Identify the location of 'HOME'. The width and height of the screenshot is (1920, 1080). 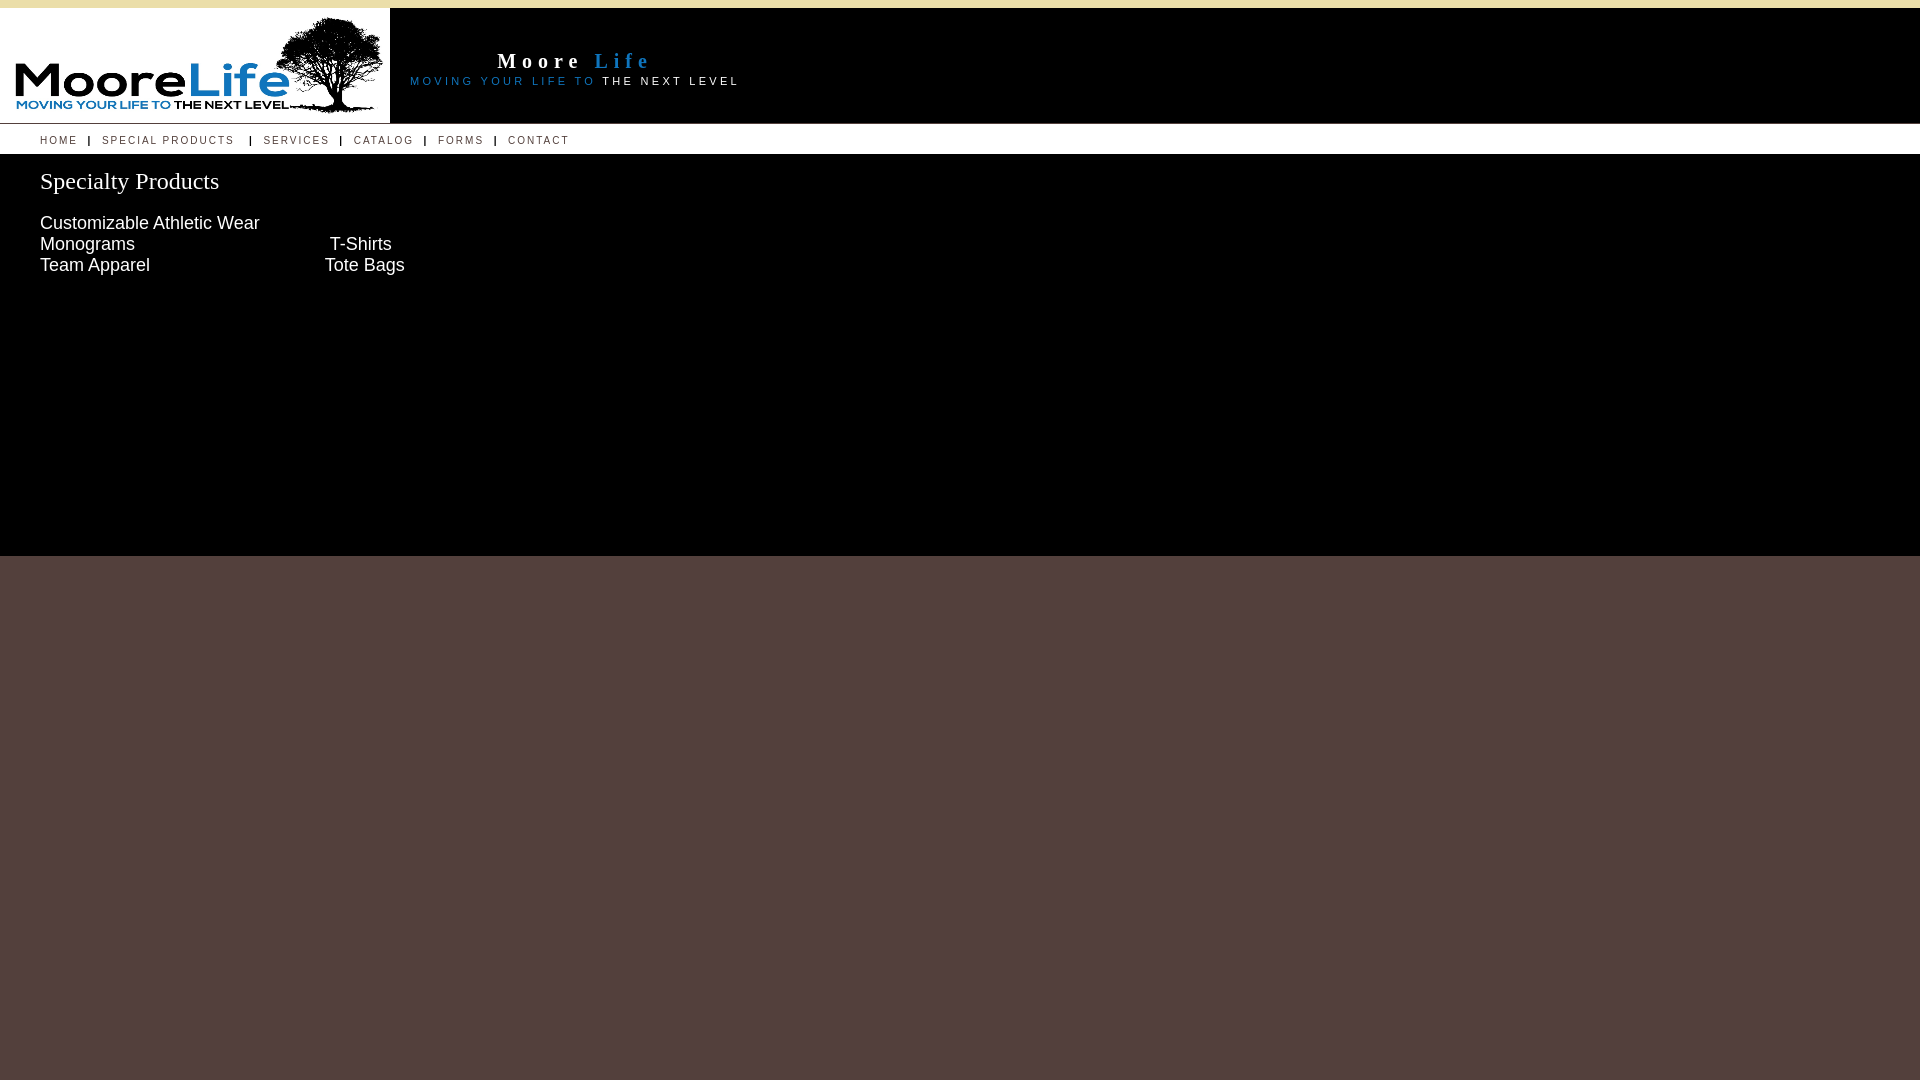
(58, 139).